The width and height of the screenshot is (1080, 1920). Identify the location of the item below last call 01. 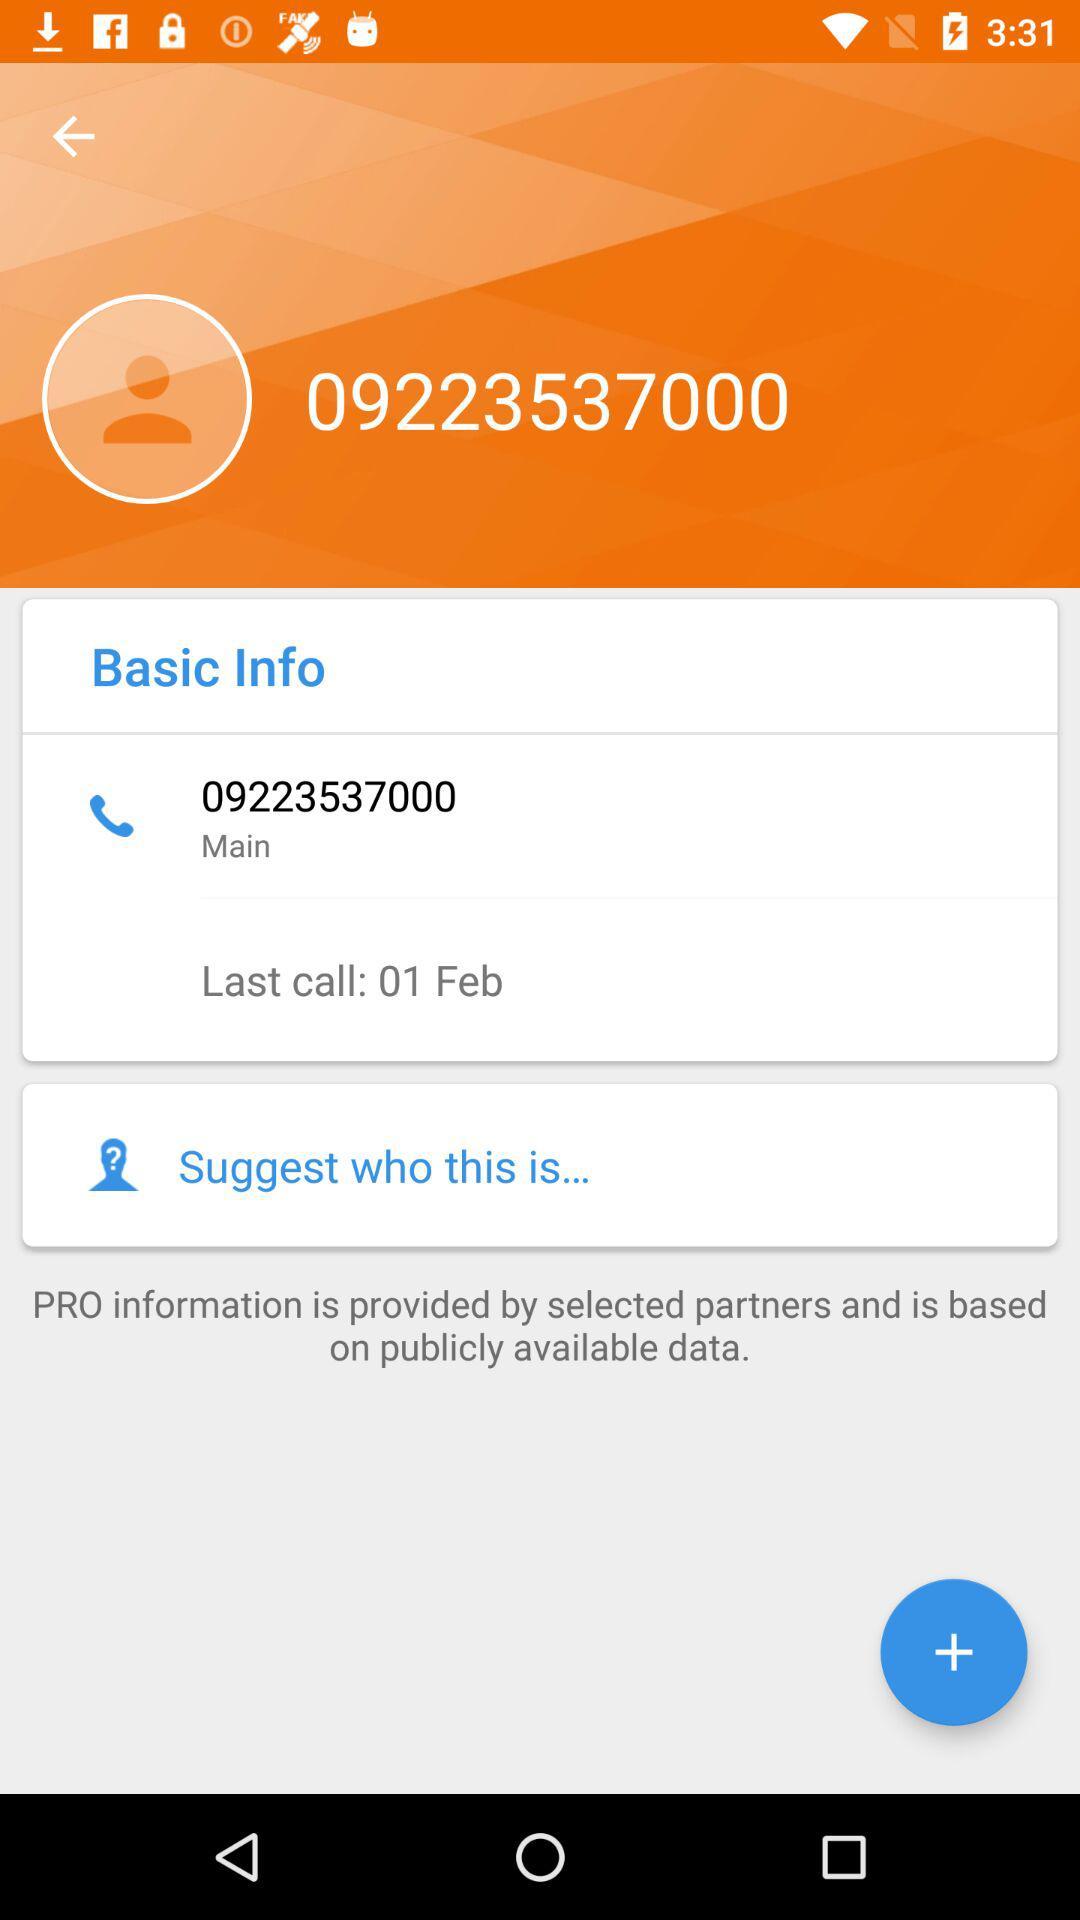
(540, 1165).